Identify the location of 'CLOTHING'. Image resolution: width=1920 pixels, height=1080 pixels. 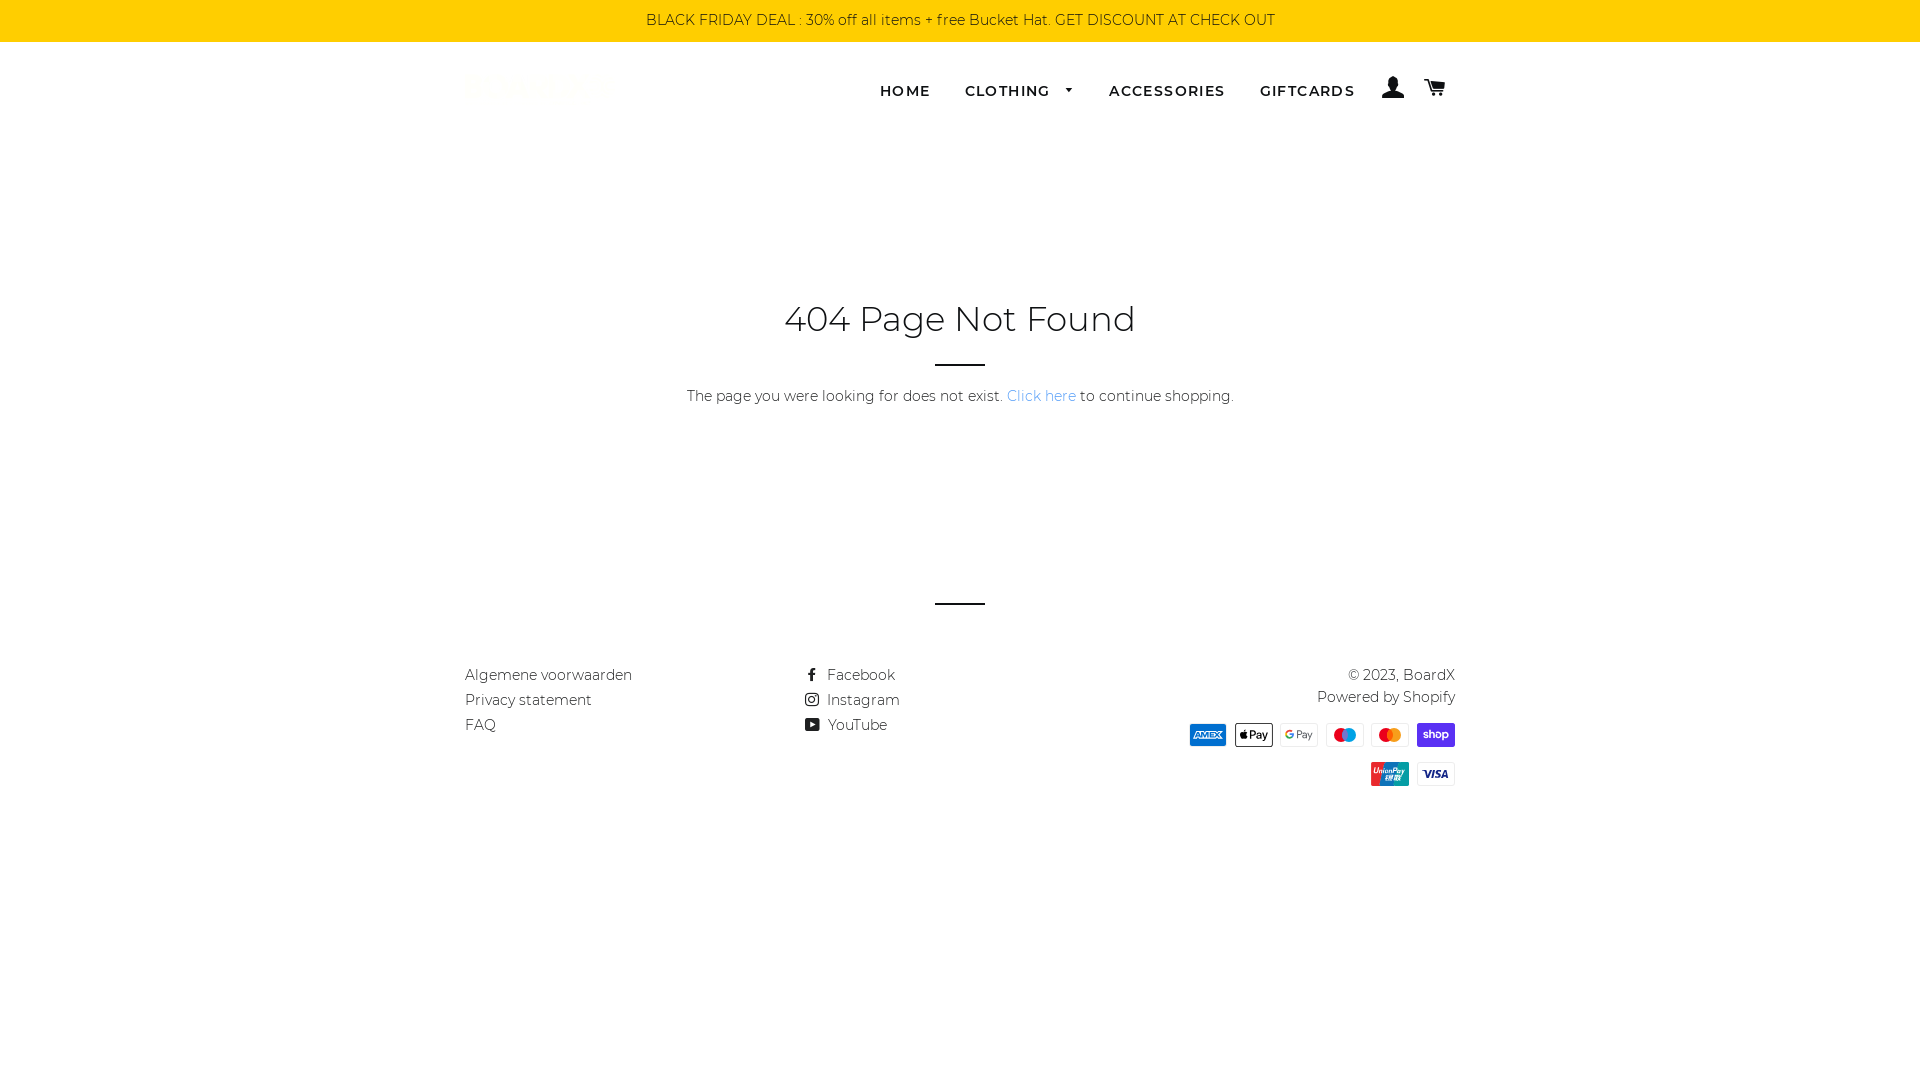
(949, 92).